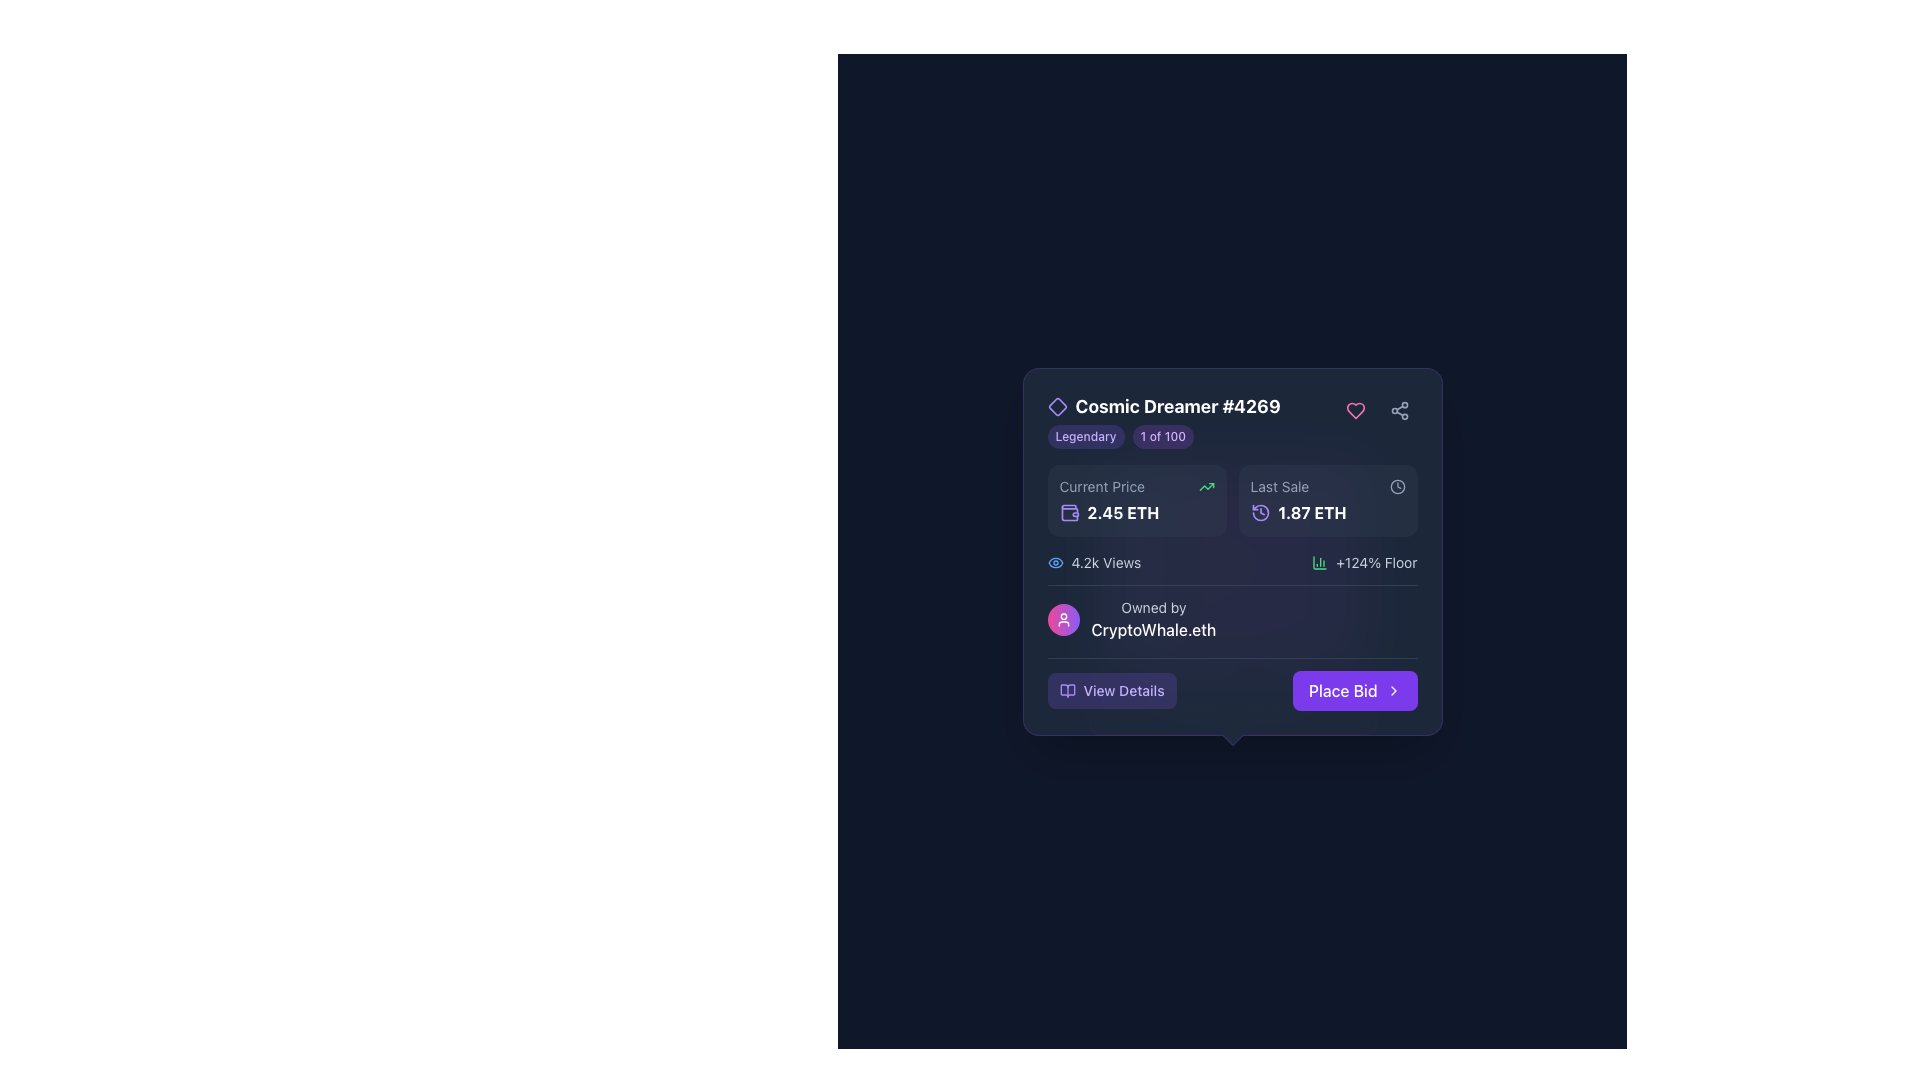 The width and height of the screenshot is (1920, 1080). I want to click on text label displaying the view count (4.2k) located to the right of the eye icon and above the 'Owned by' section, so click(1105, 563).